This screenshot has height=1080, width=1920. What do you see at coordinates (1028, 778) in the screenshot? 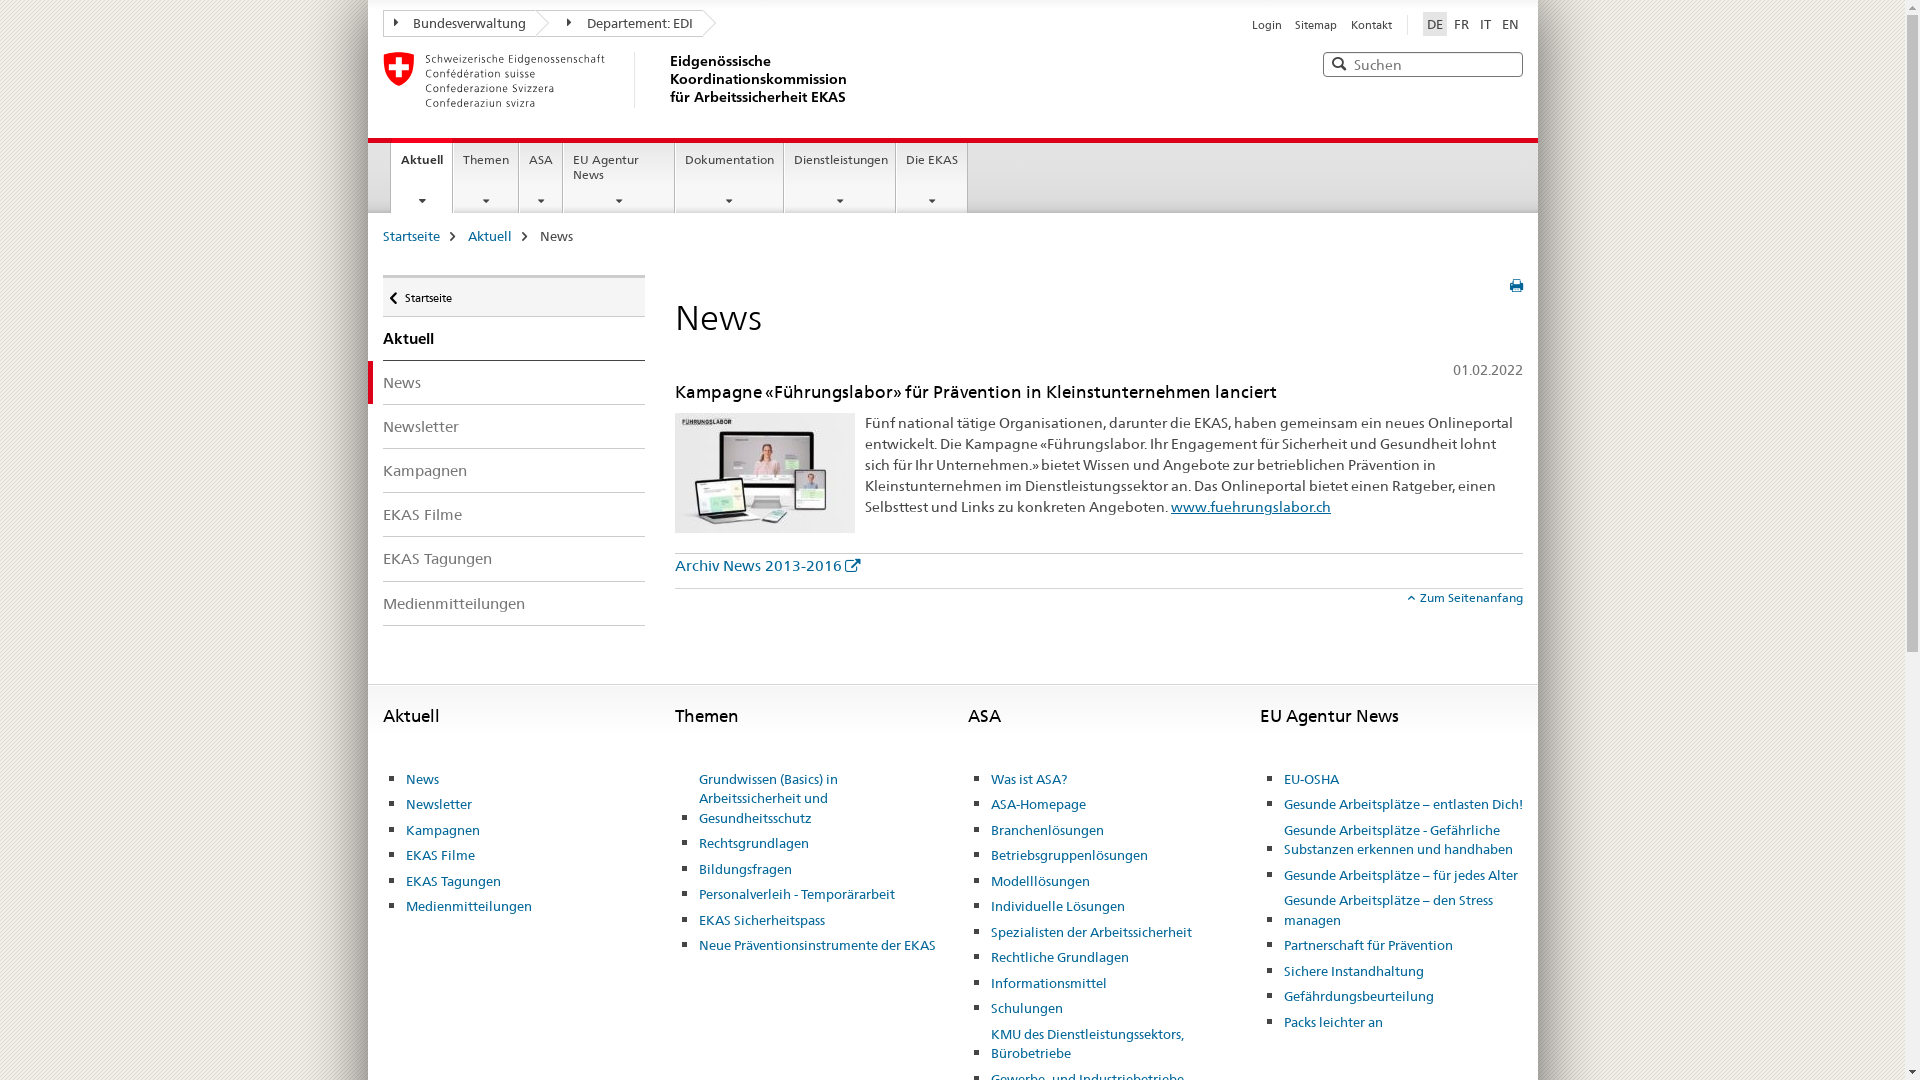
I see `'Was ist ASA?'` at bounding box center [1028, 778].